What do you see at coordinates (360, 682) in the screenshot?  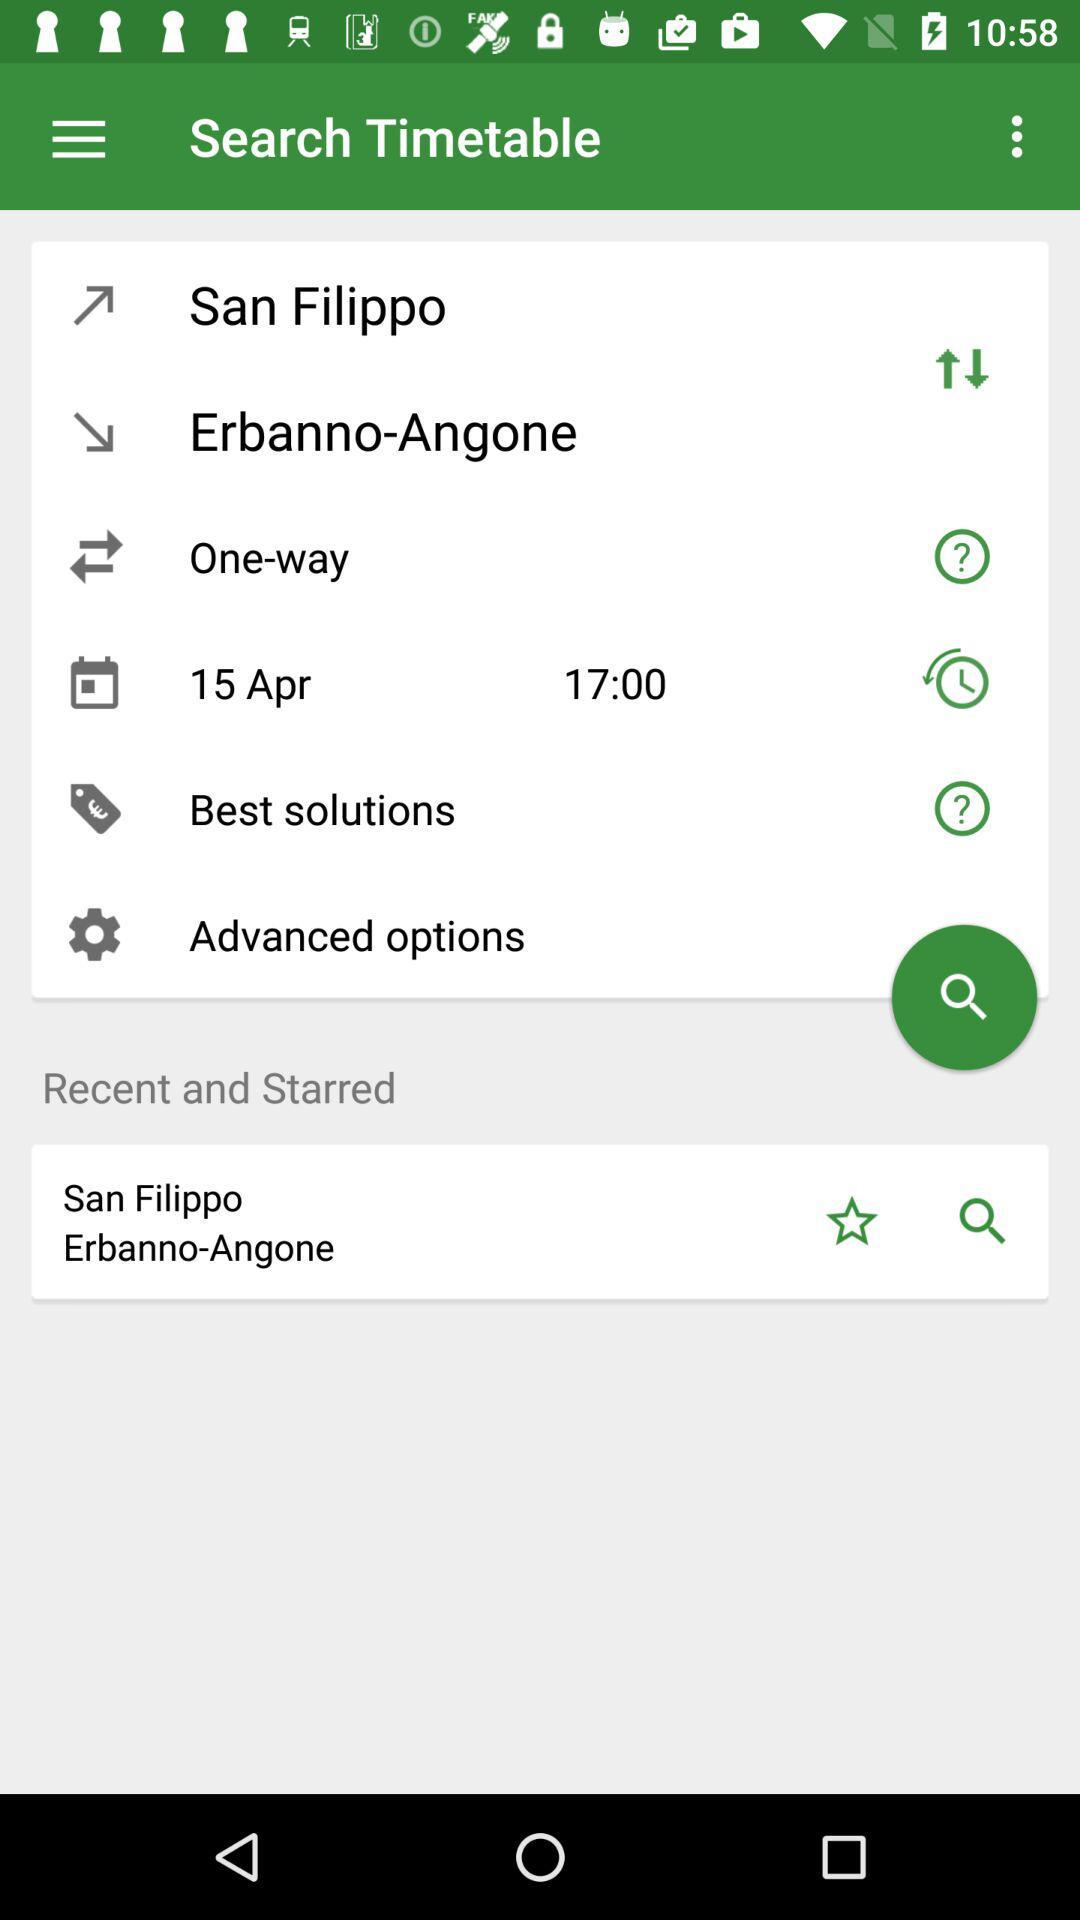 I see `the 15 apr` at bounding box center [360, 682].